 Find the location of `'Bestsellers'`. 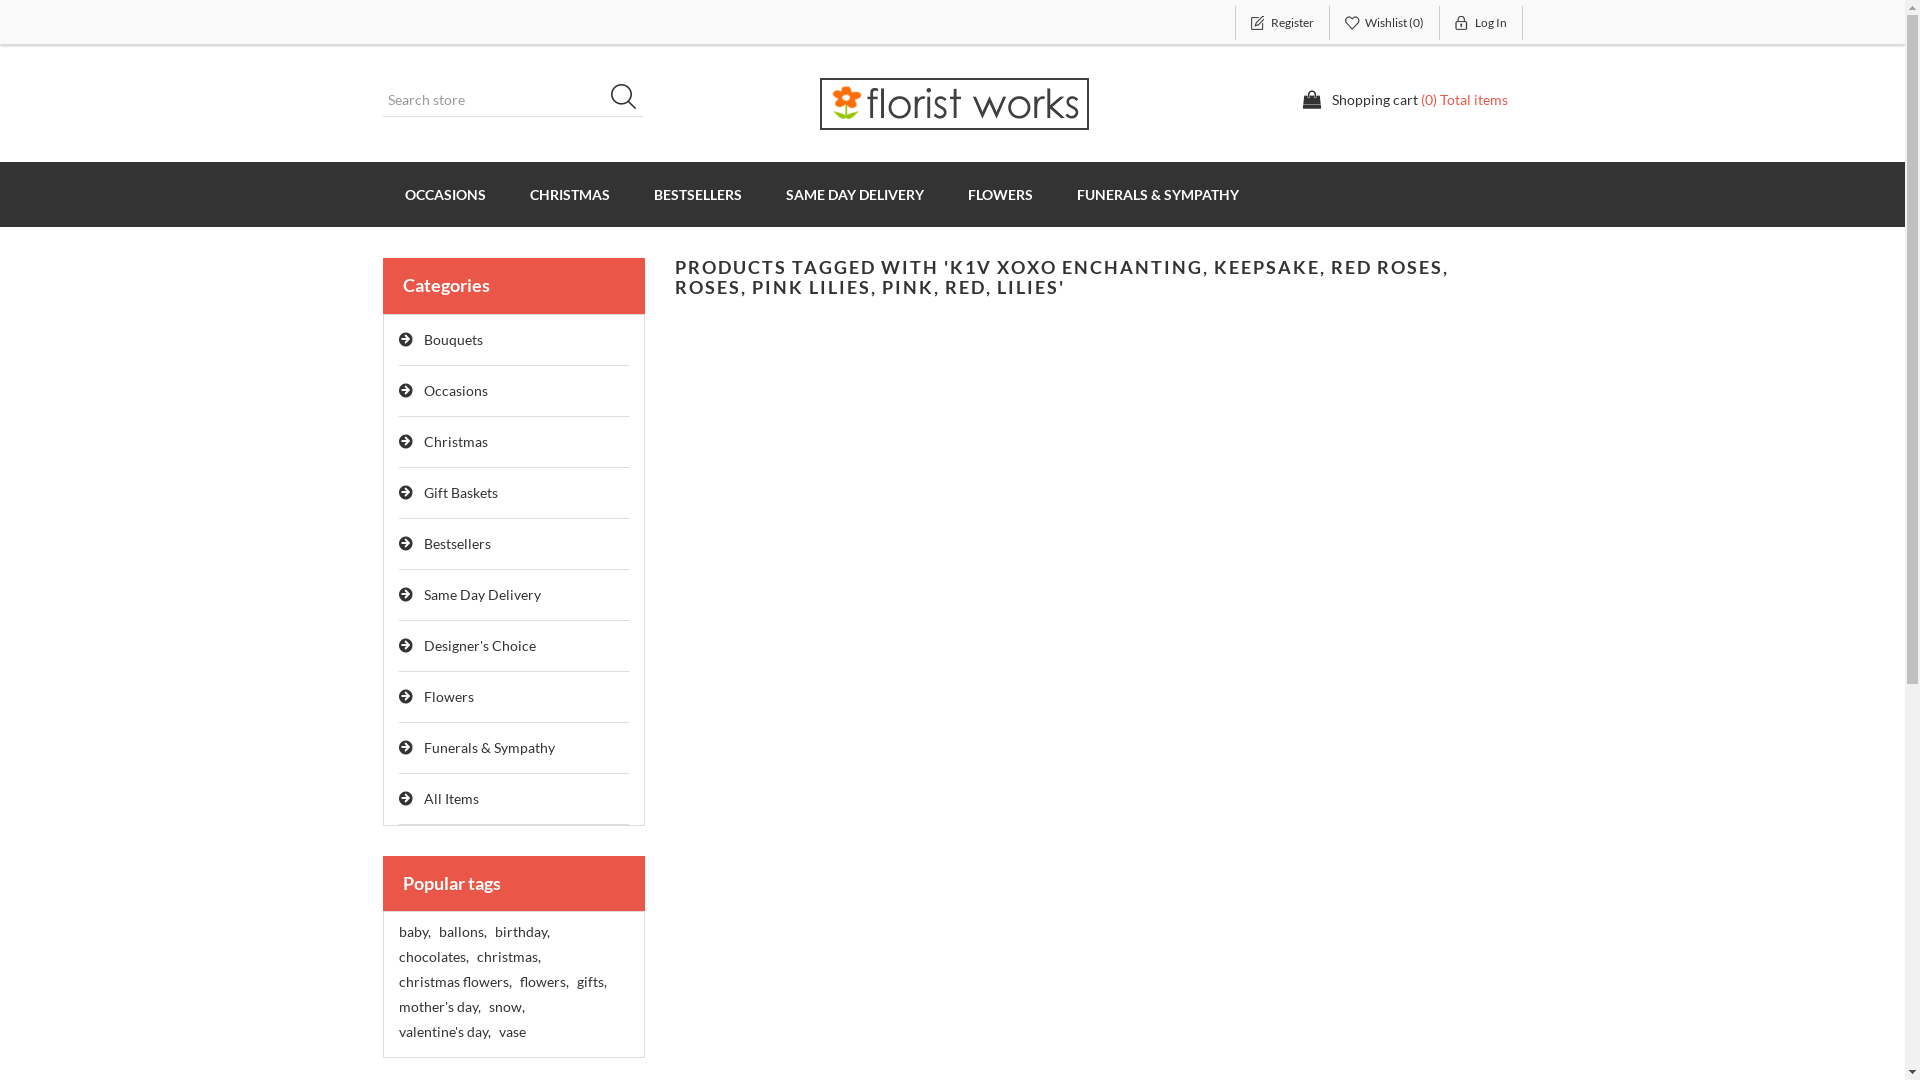

'Bestsellers' is located at coordinates (513, 544).